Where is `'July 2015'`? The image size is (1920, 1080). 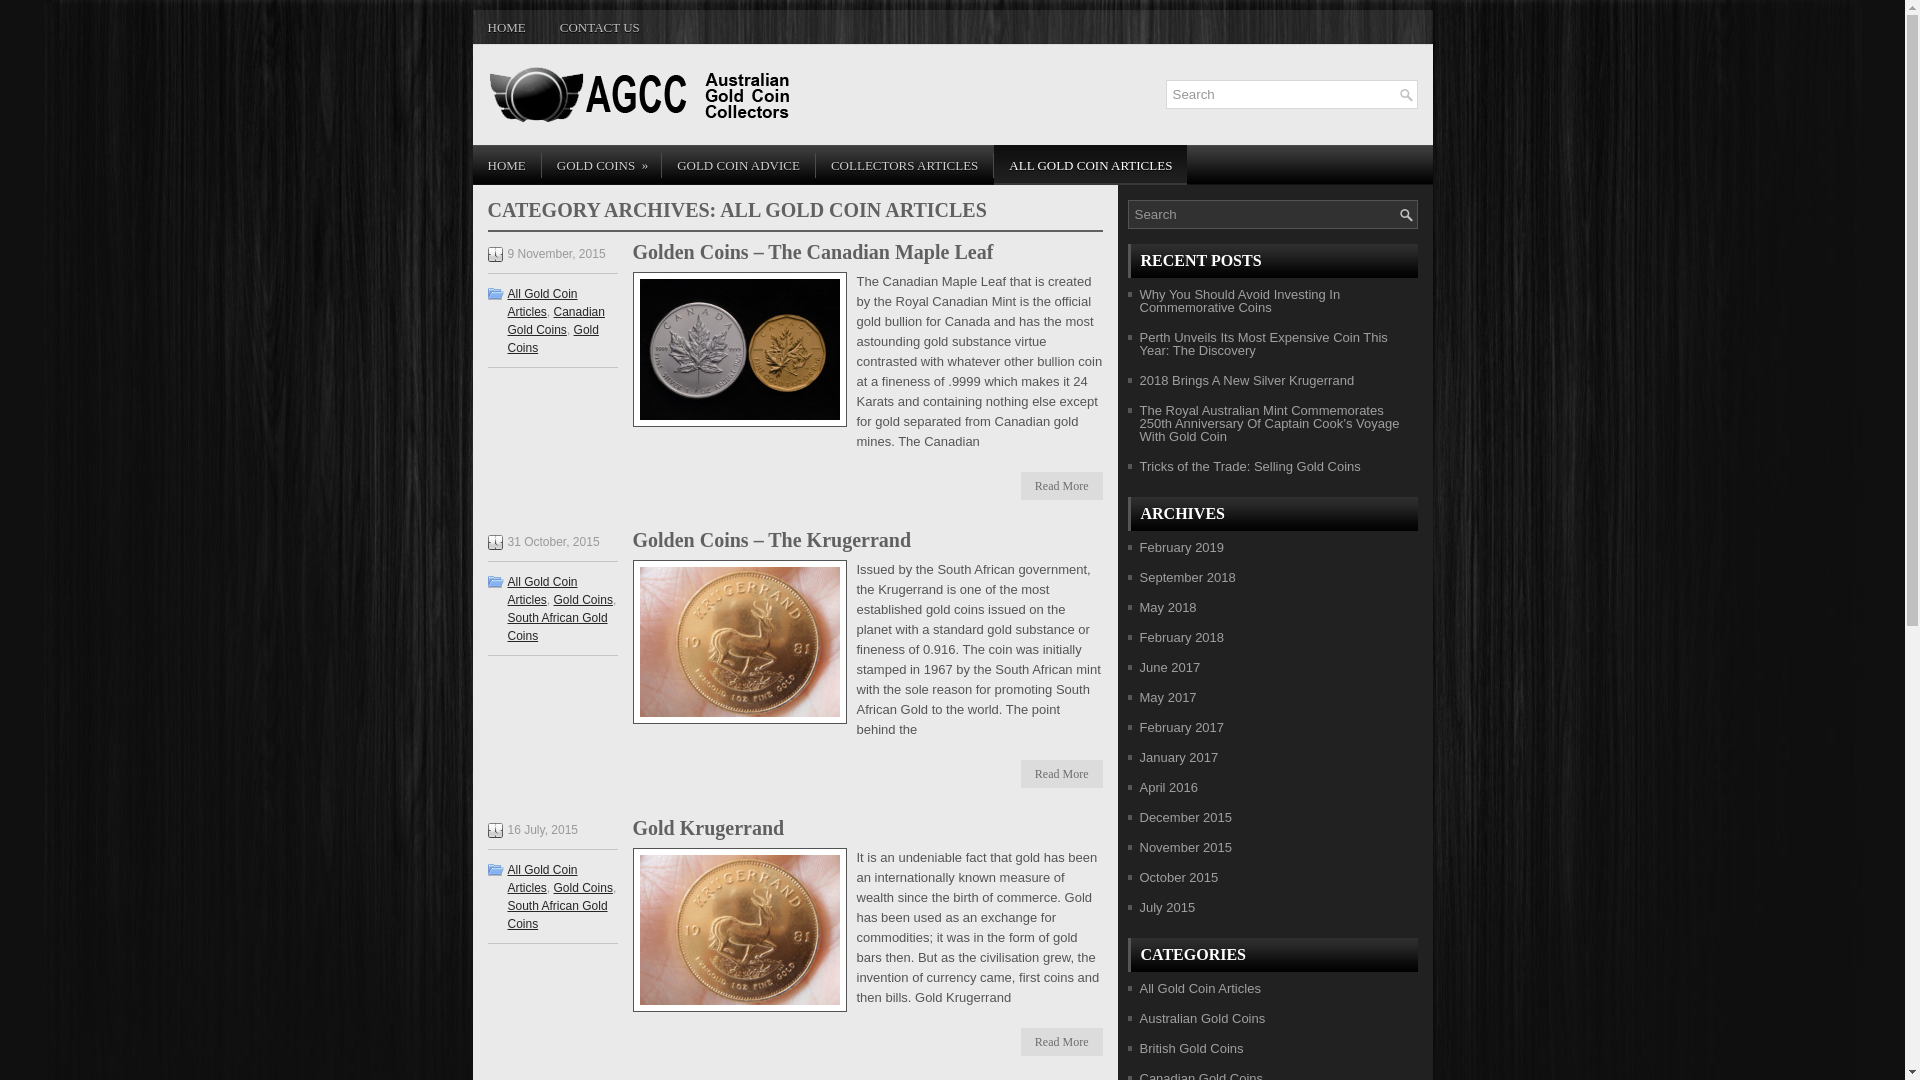
'July 2015' is located at coordinates (1167, 907).